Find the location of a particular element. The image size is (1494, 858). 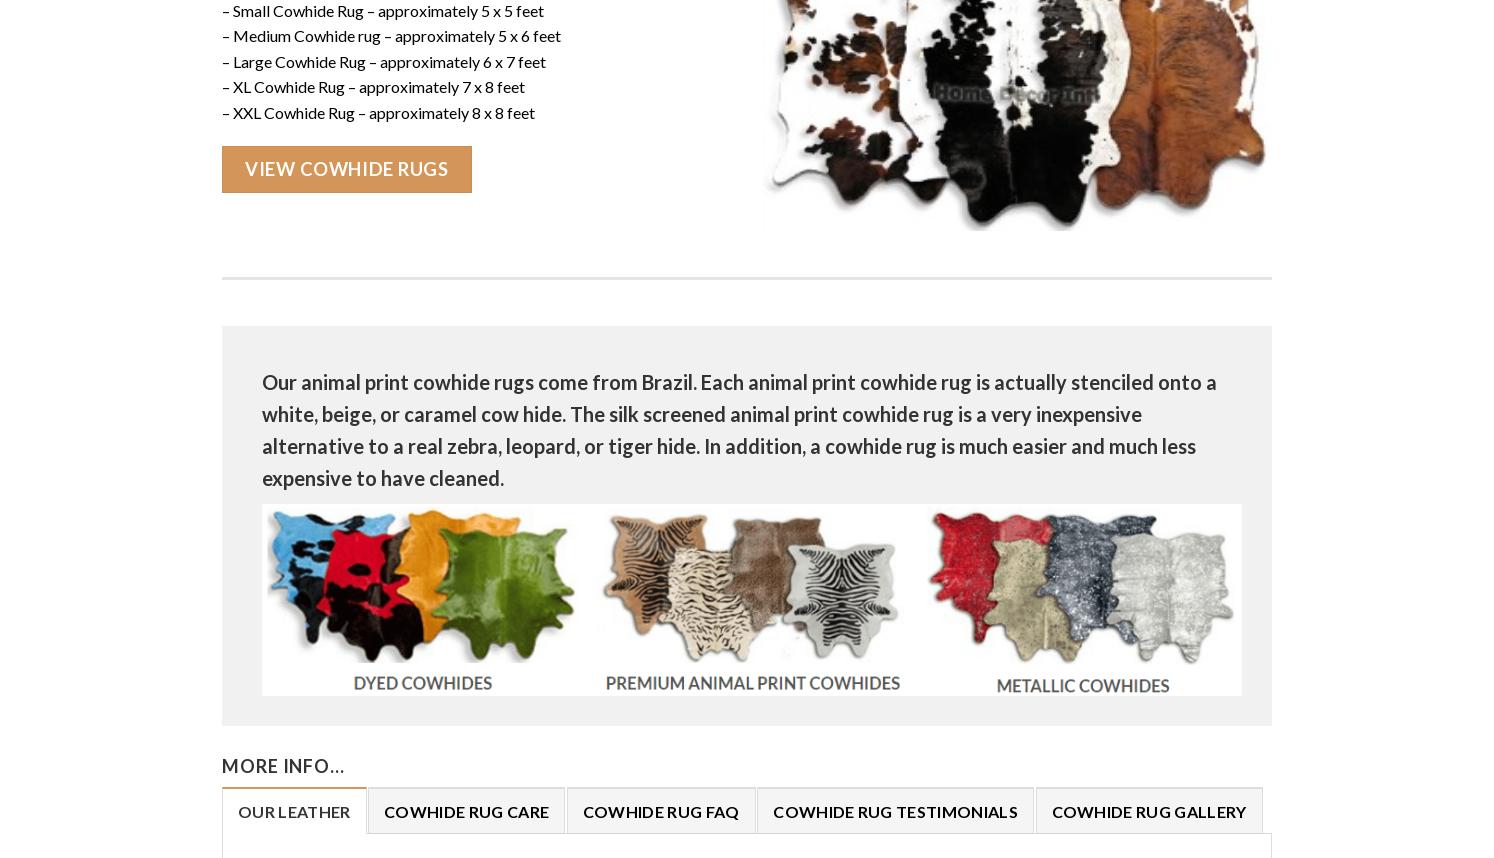

'MORE INFO...' is located at coordinates (282, 765).